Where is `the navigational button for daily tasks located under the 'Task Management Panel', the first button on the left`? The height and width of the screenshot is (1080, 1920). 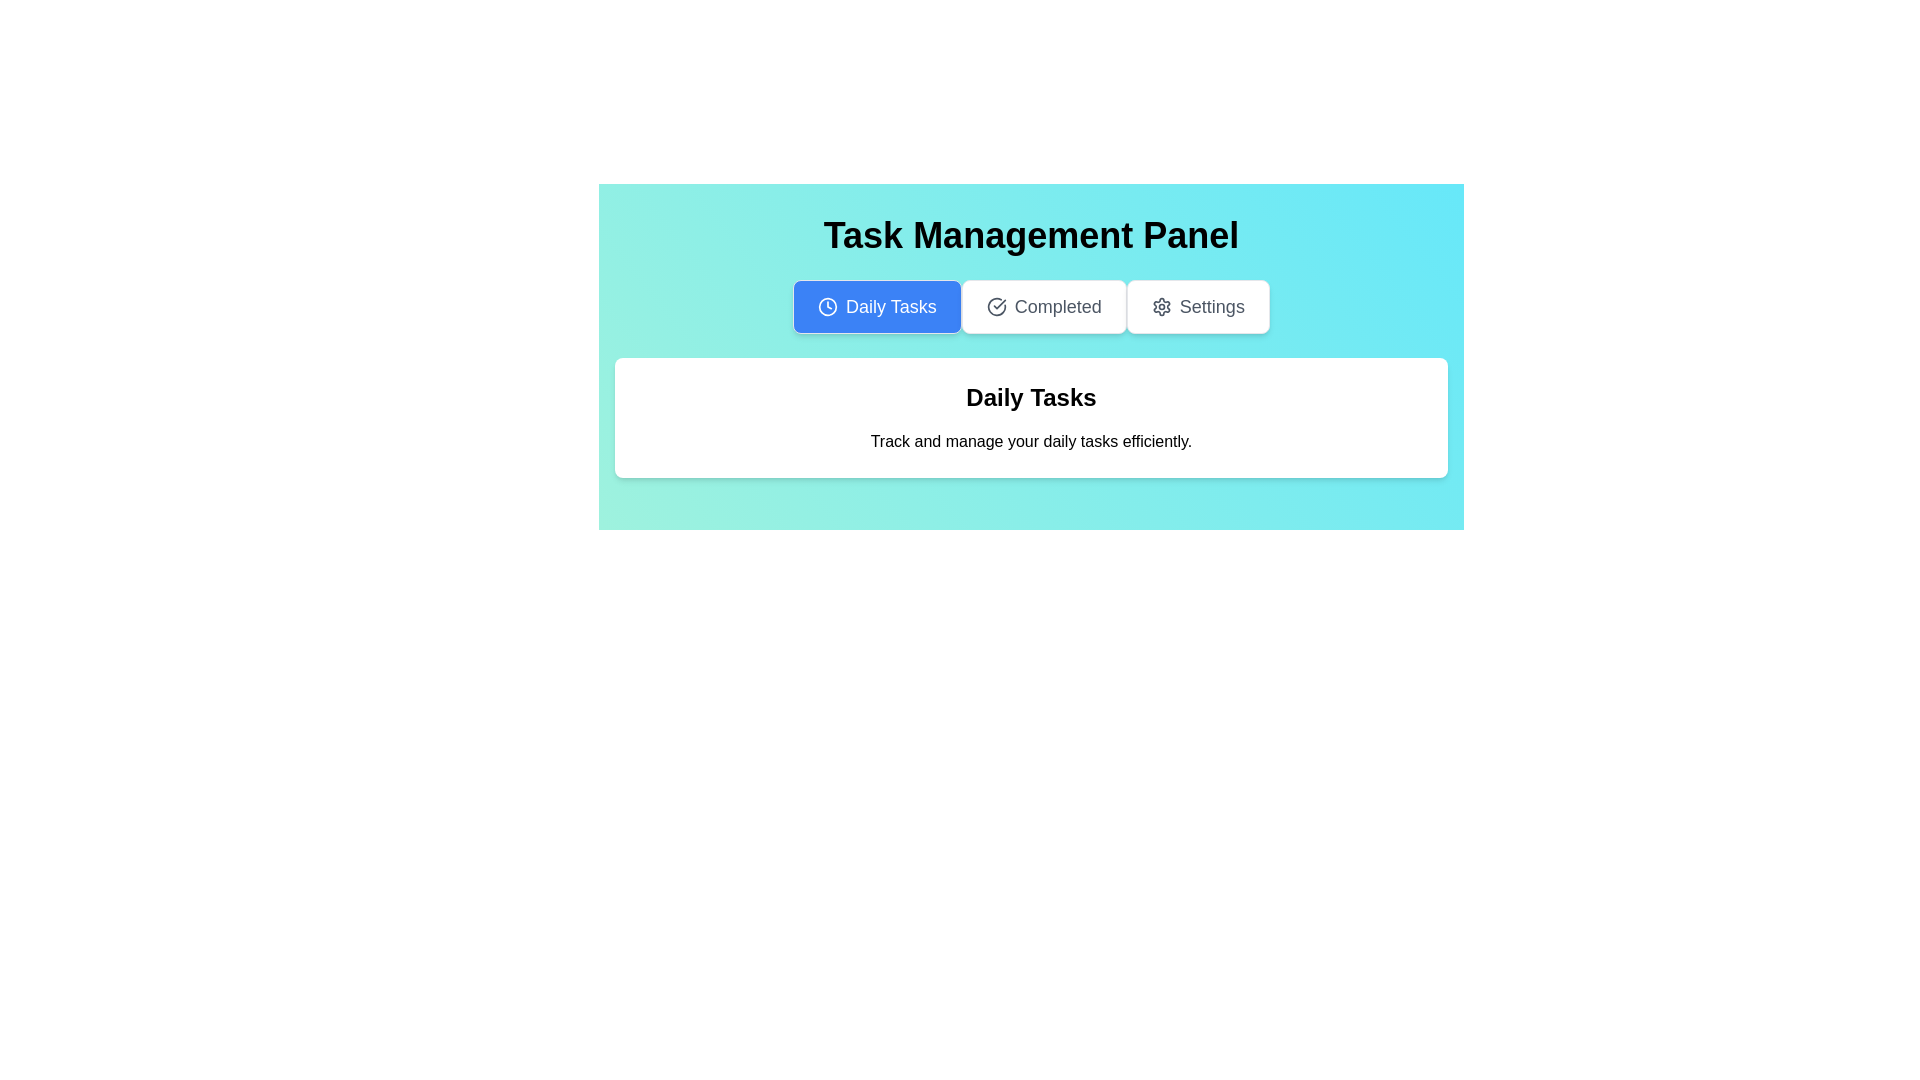 the navigational button for daily tasks located under the 'Task Management Panel', the first button on the left is located at coordinates (877, 307).